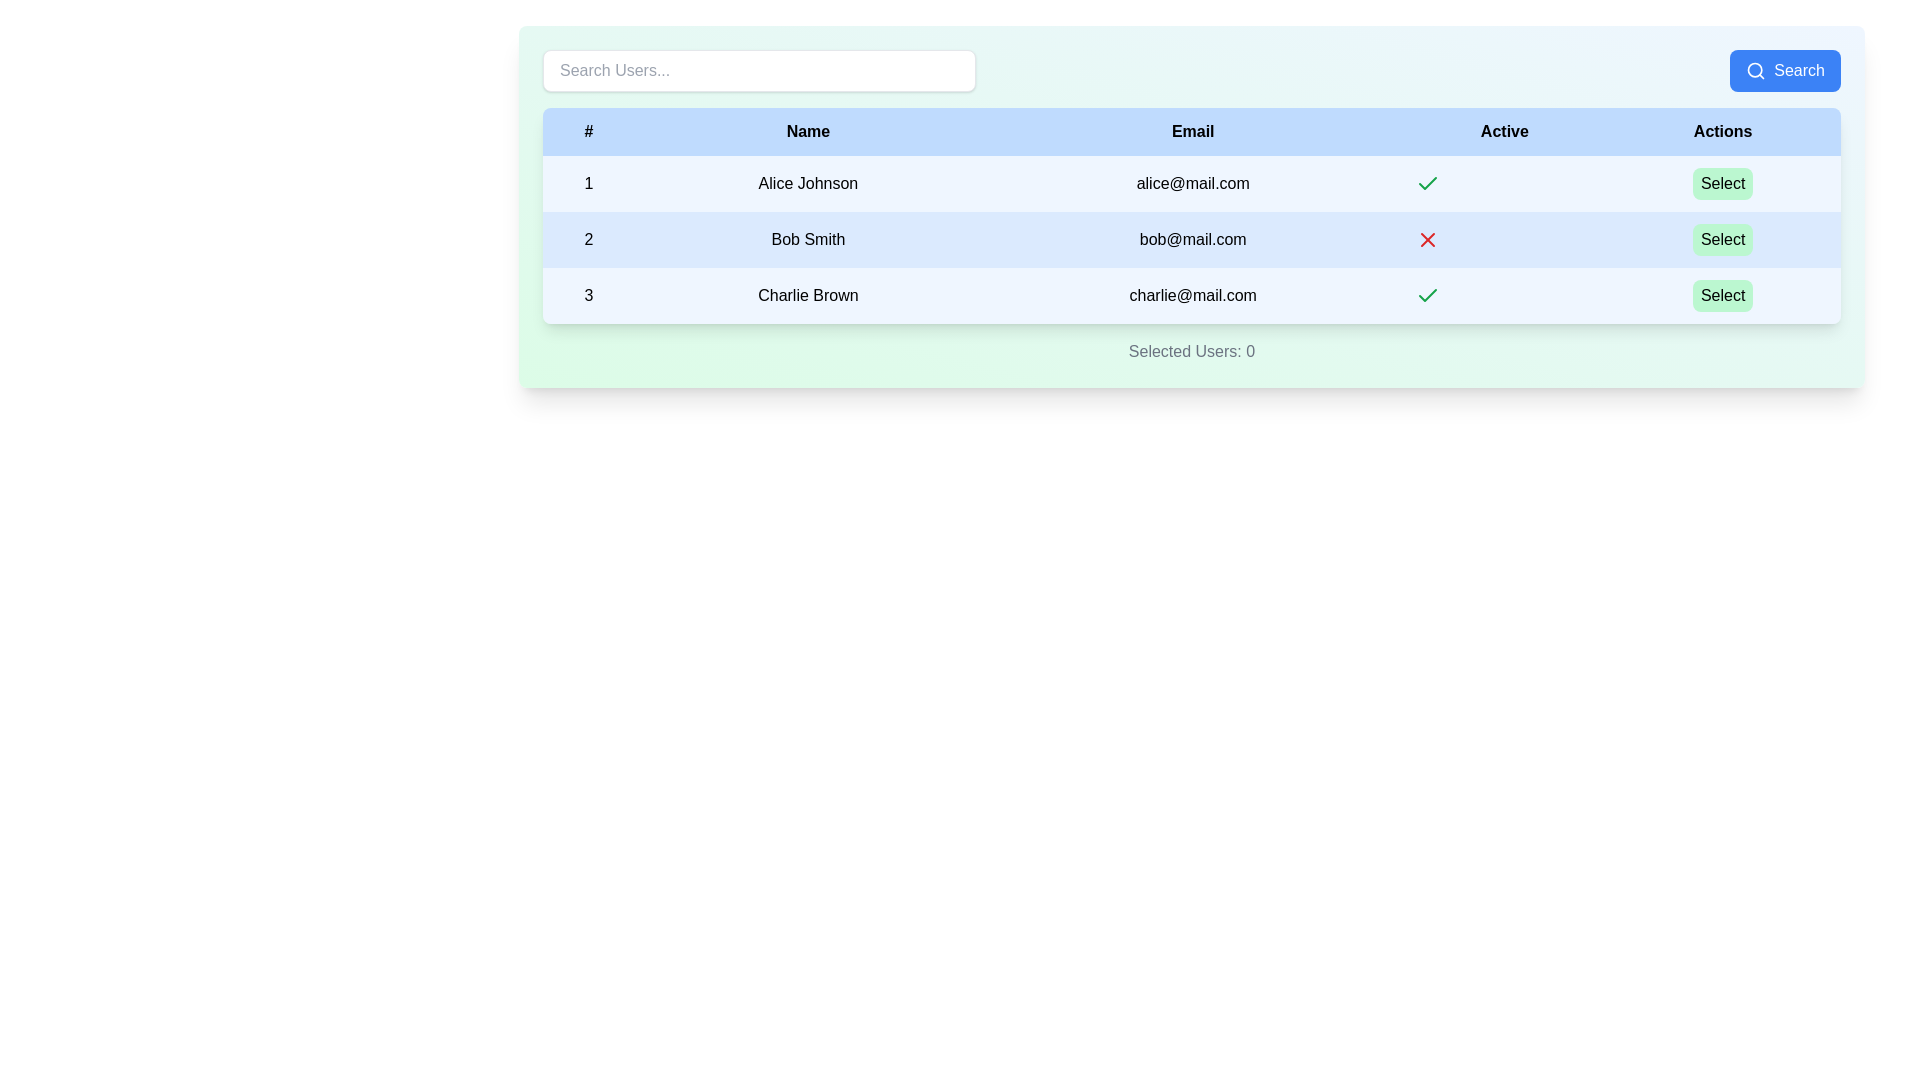 This screenshot has height=1080, width=1920. Describe the element at coordinates (1722, 131) in the screenshot. I see `the table header cell labeled 'Actions', which is the last column header in a data table with a light blue background and black text` at that location.